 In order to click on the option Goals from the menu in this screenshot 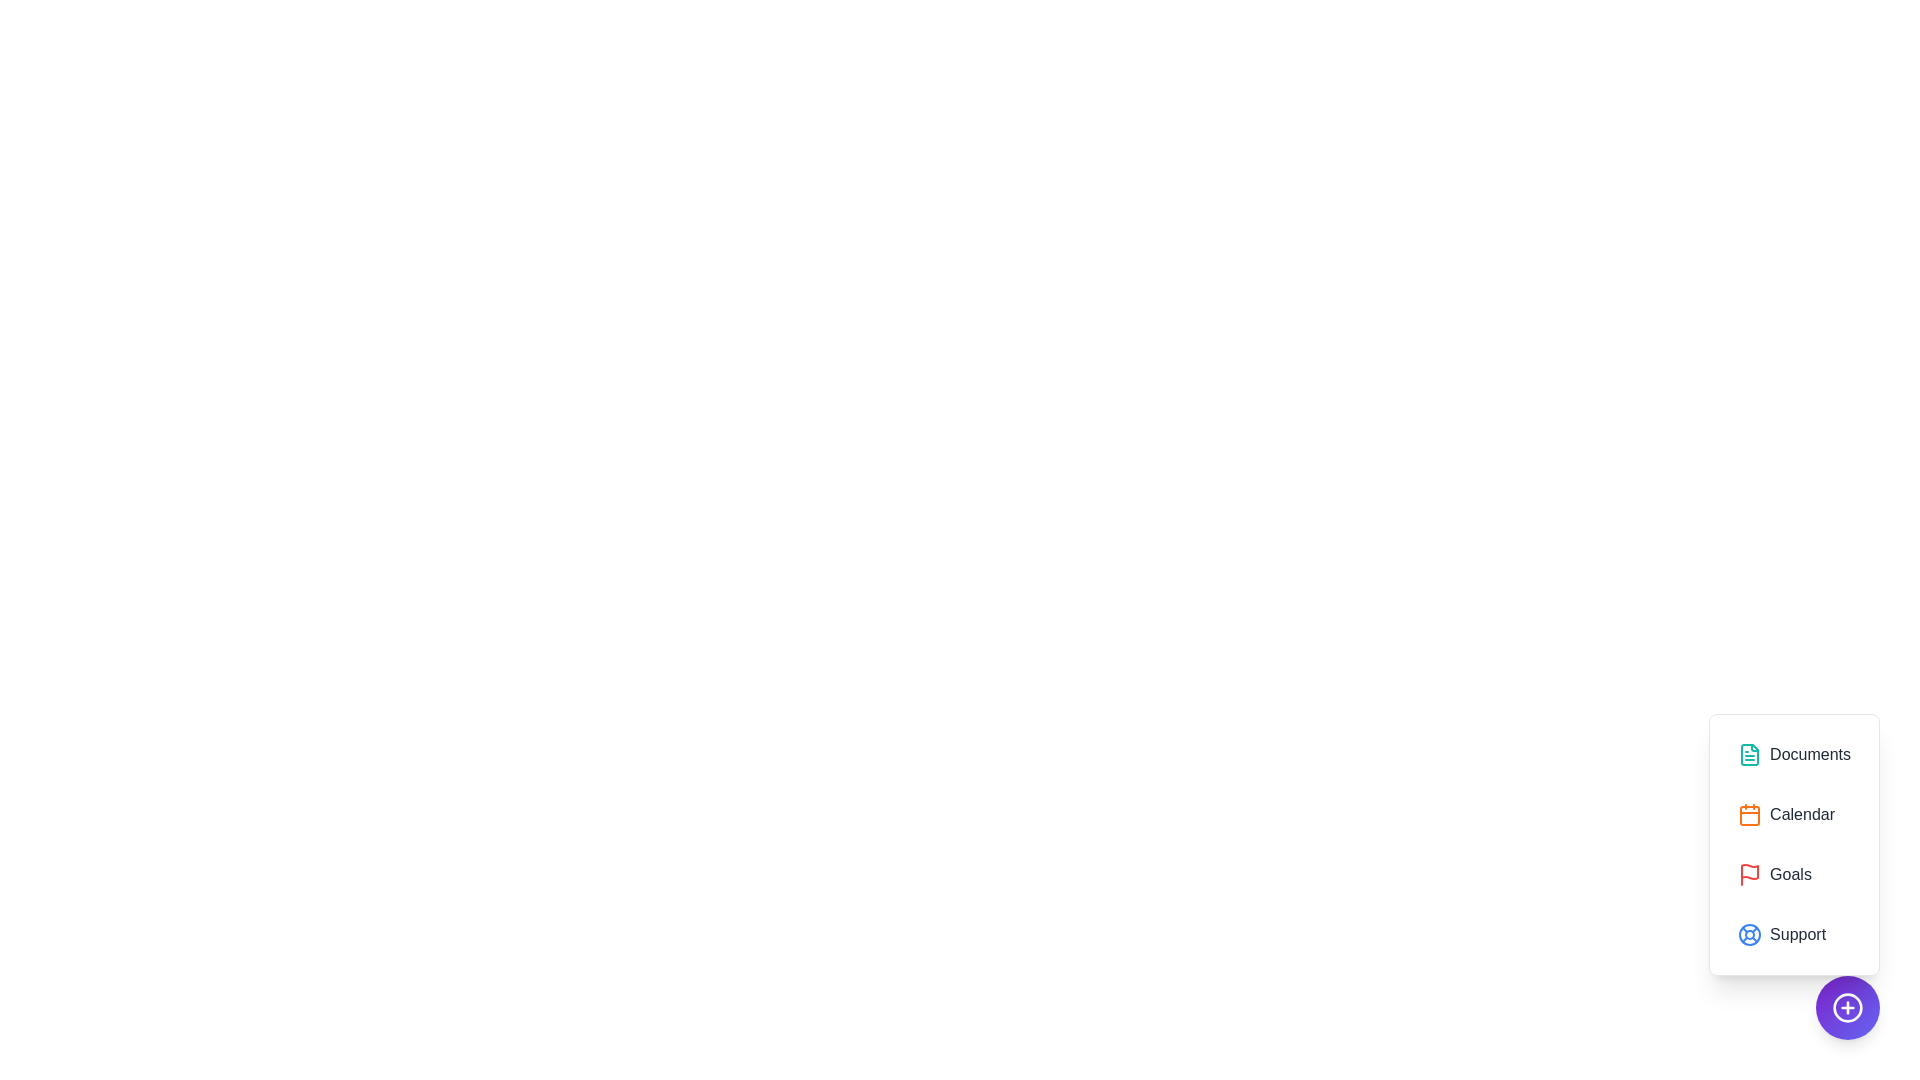, I will do `click(1794, 874)`.